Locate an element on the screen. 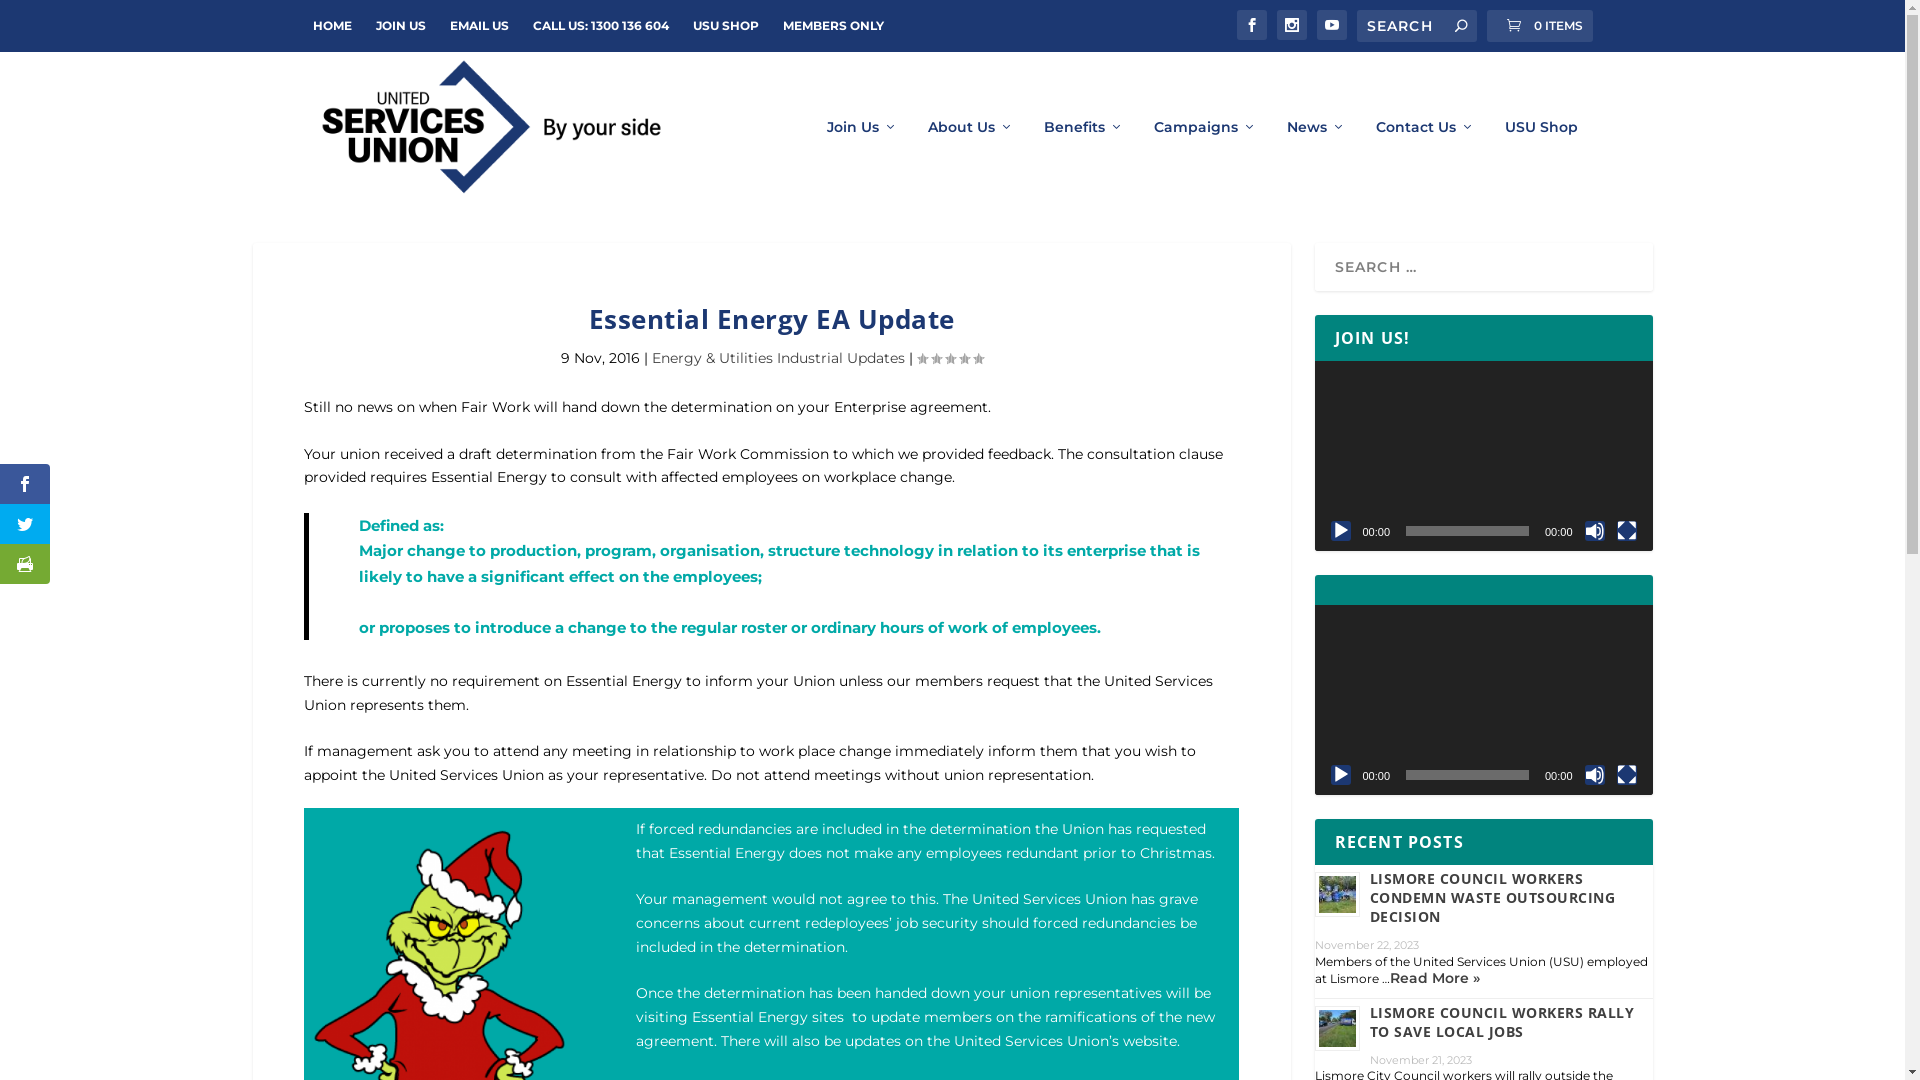 The width and height of the screenshot is (1920, 1080). 'Join Us' is located at coordinates (825, 159).